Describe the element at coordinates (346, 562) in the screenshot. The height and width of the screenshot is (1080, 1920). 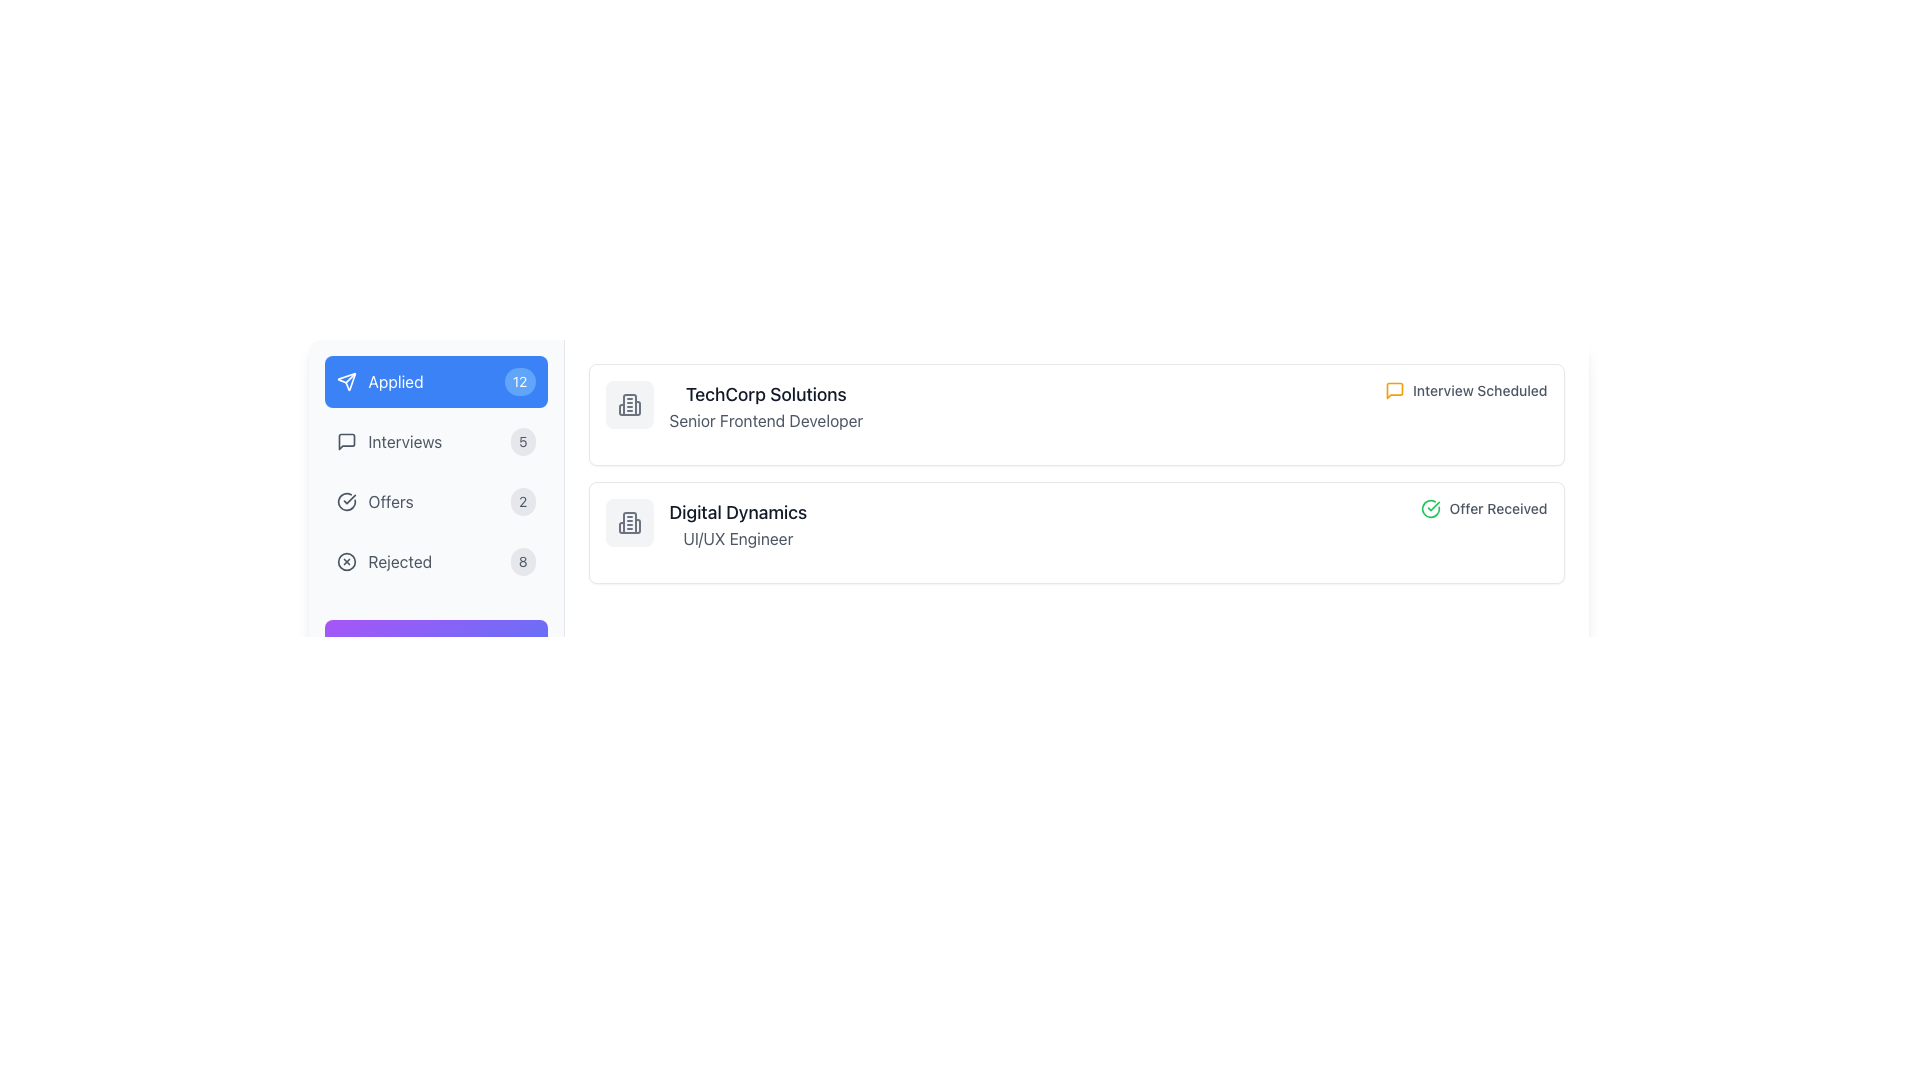
I see `the inner SVG circle element located beside the 'Rejected' menu item in the sidebar navigation` at that location.